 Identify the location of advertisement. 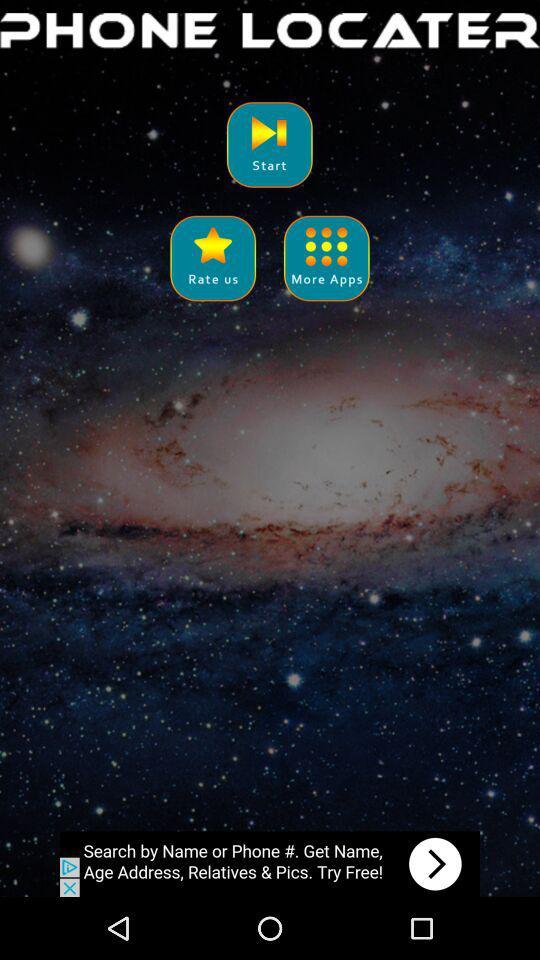
(270, 863).